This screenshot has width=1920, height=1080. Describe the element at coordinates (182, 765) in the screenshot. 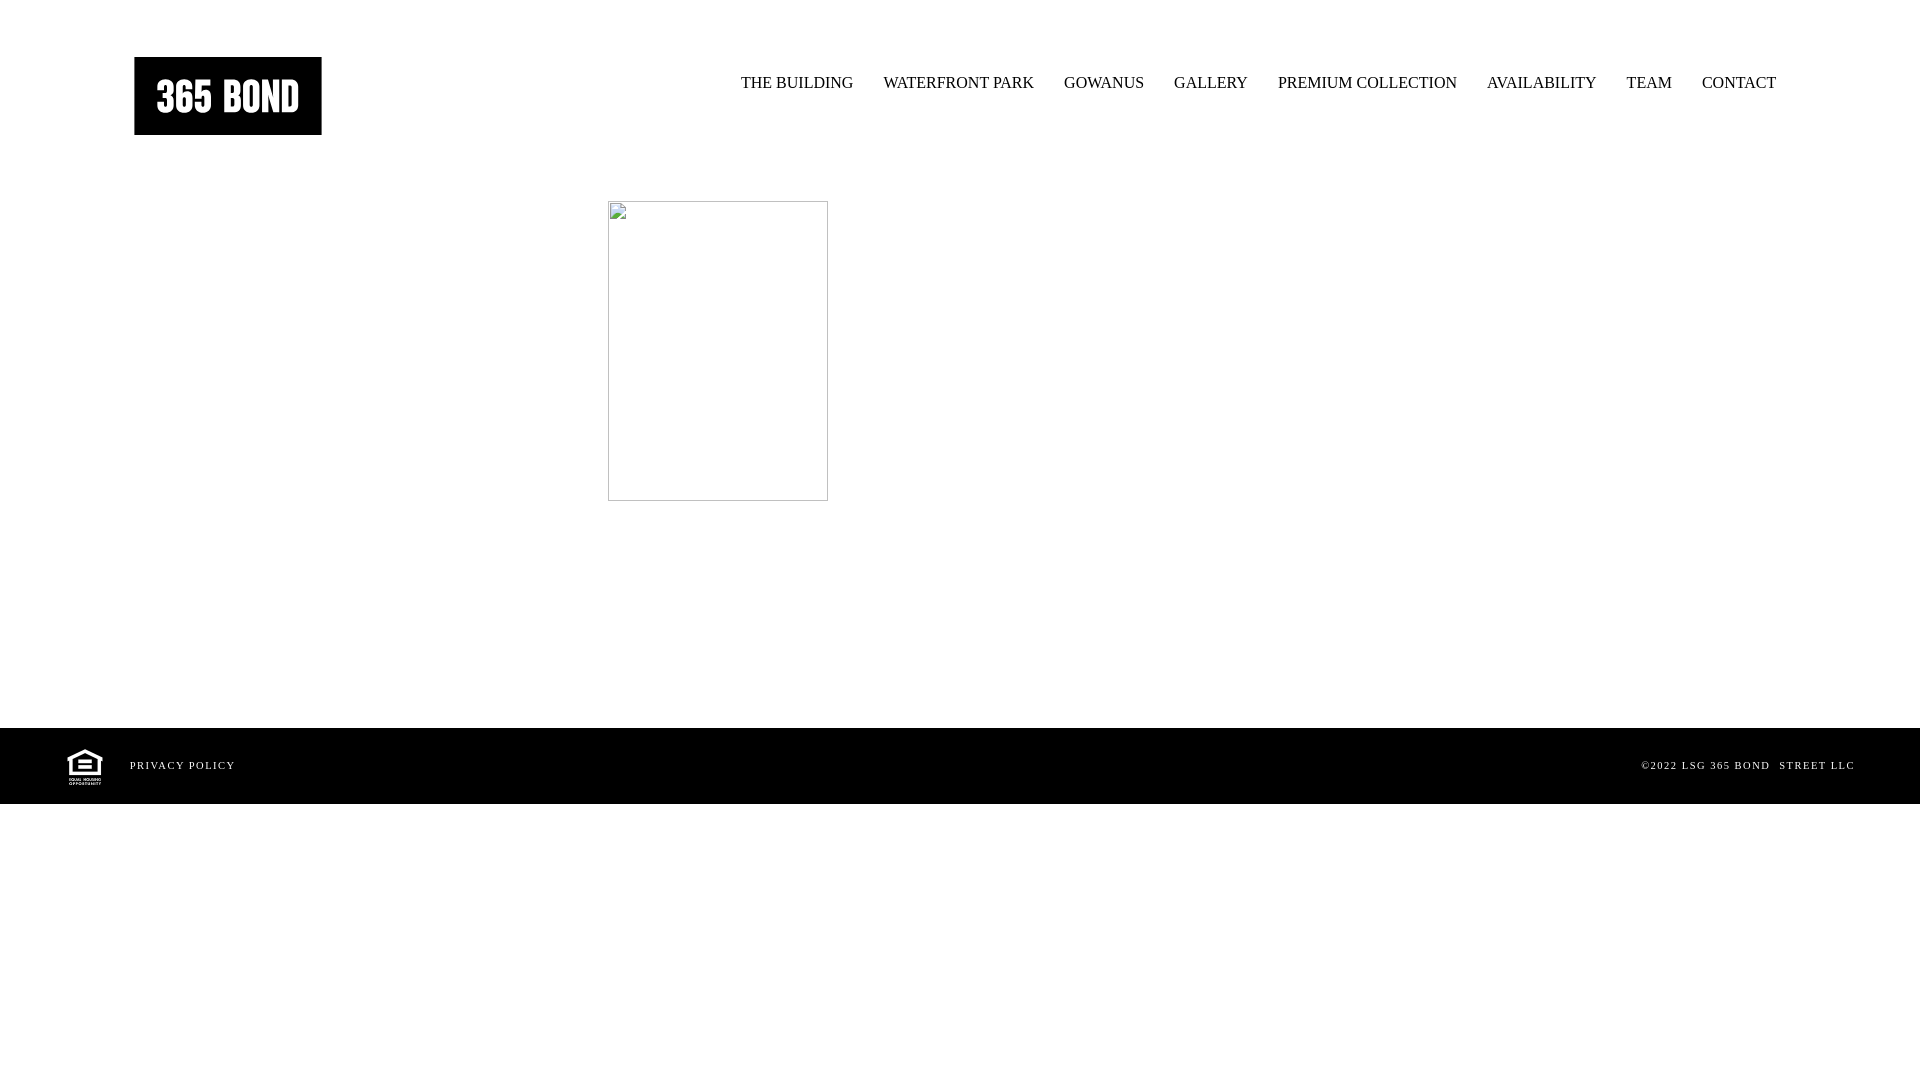

I see `'PRIVACY POLICY'` at that location.